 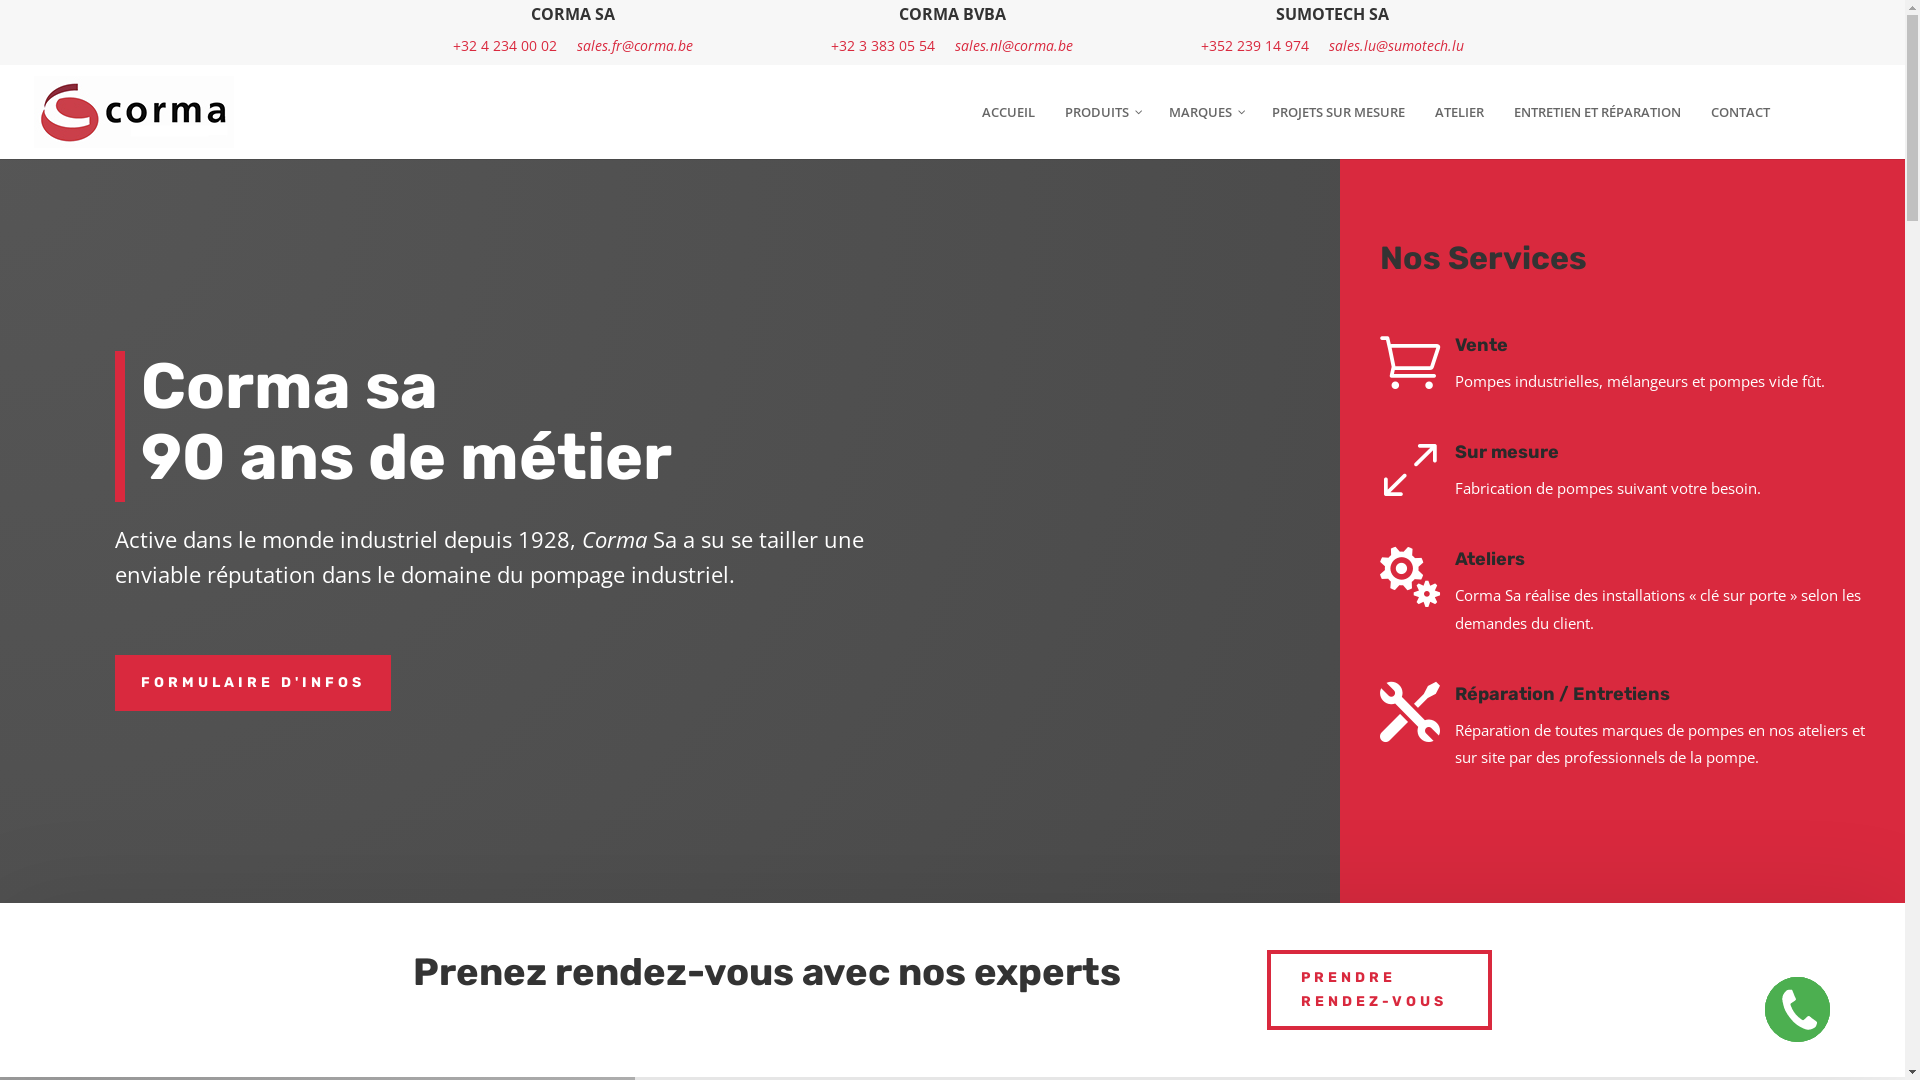 I want to click on 'sales.lu@sumotech.lu', so click(x=1329, y=45).